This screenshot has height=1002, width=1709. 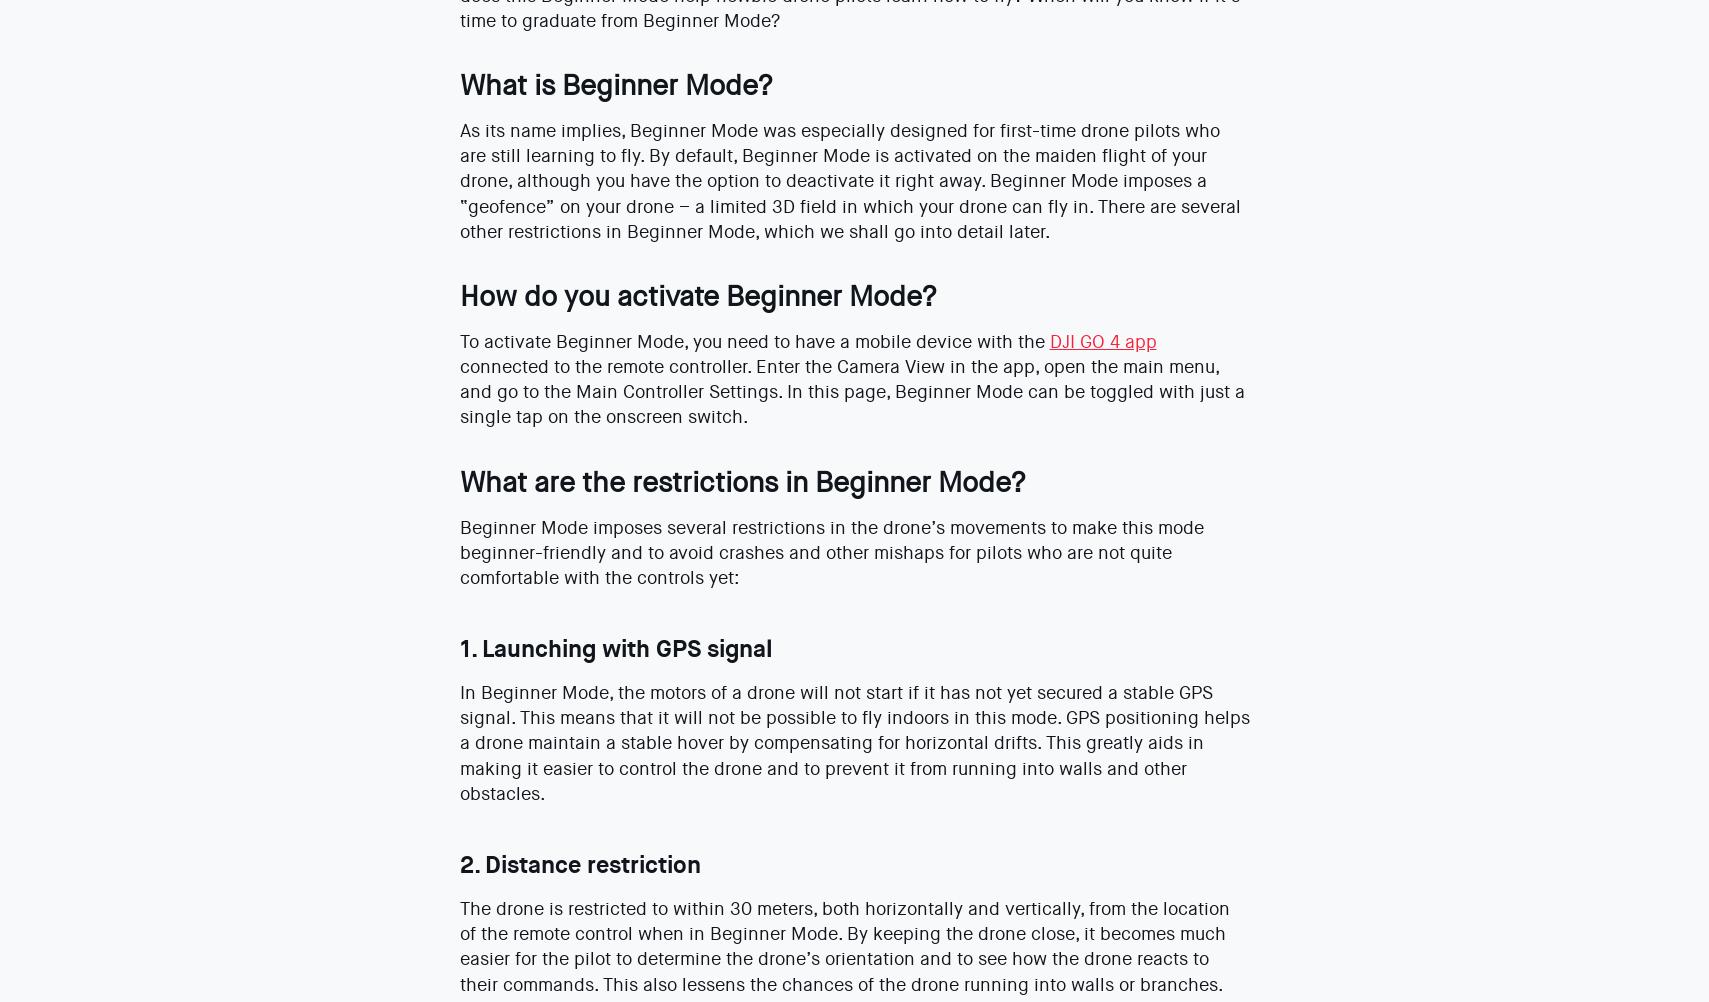 I want to click on 'Beginner Mode imposes several restrictions in the drone’s movements to make this mode beginner-friendly and to avoid crashes and other mishaps for pilots who are not quite comfortable with the controls yet:', so click(x=829, y=552).